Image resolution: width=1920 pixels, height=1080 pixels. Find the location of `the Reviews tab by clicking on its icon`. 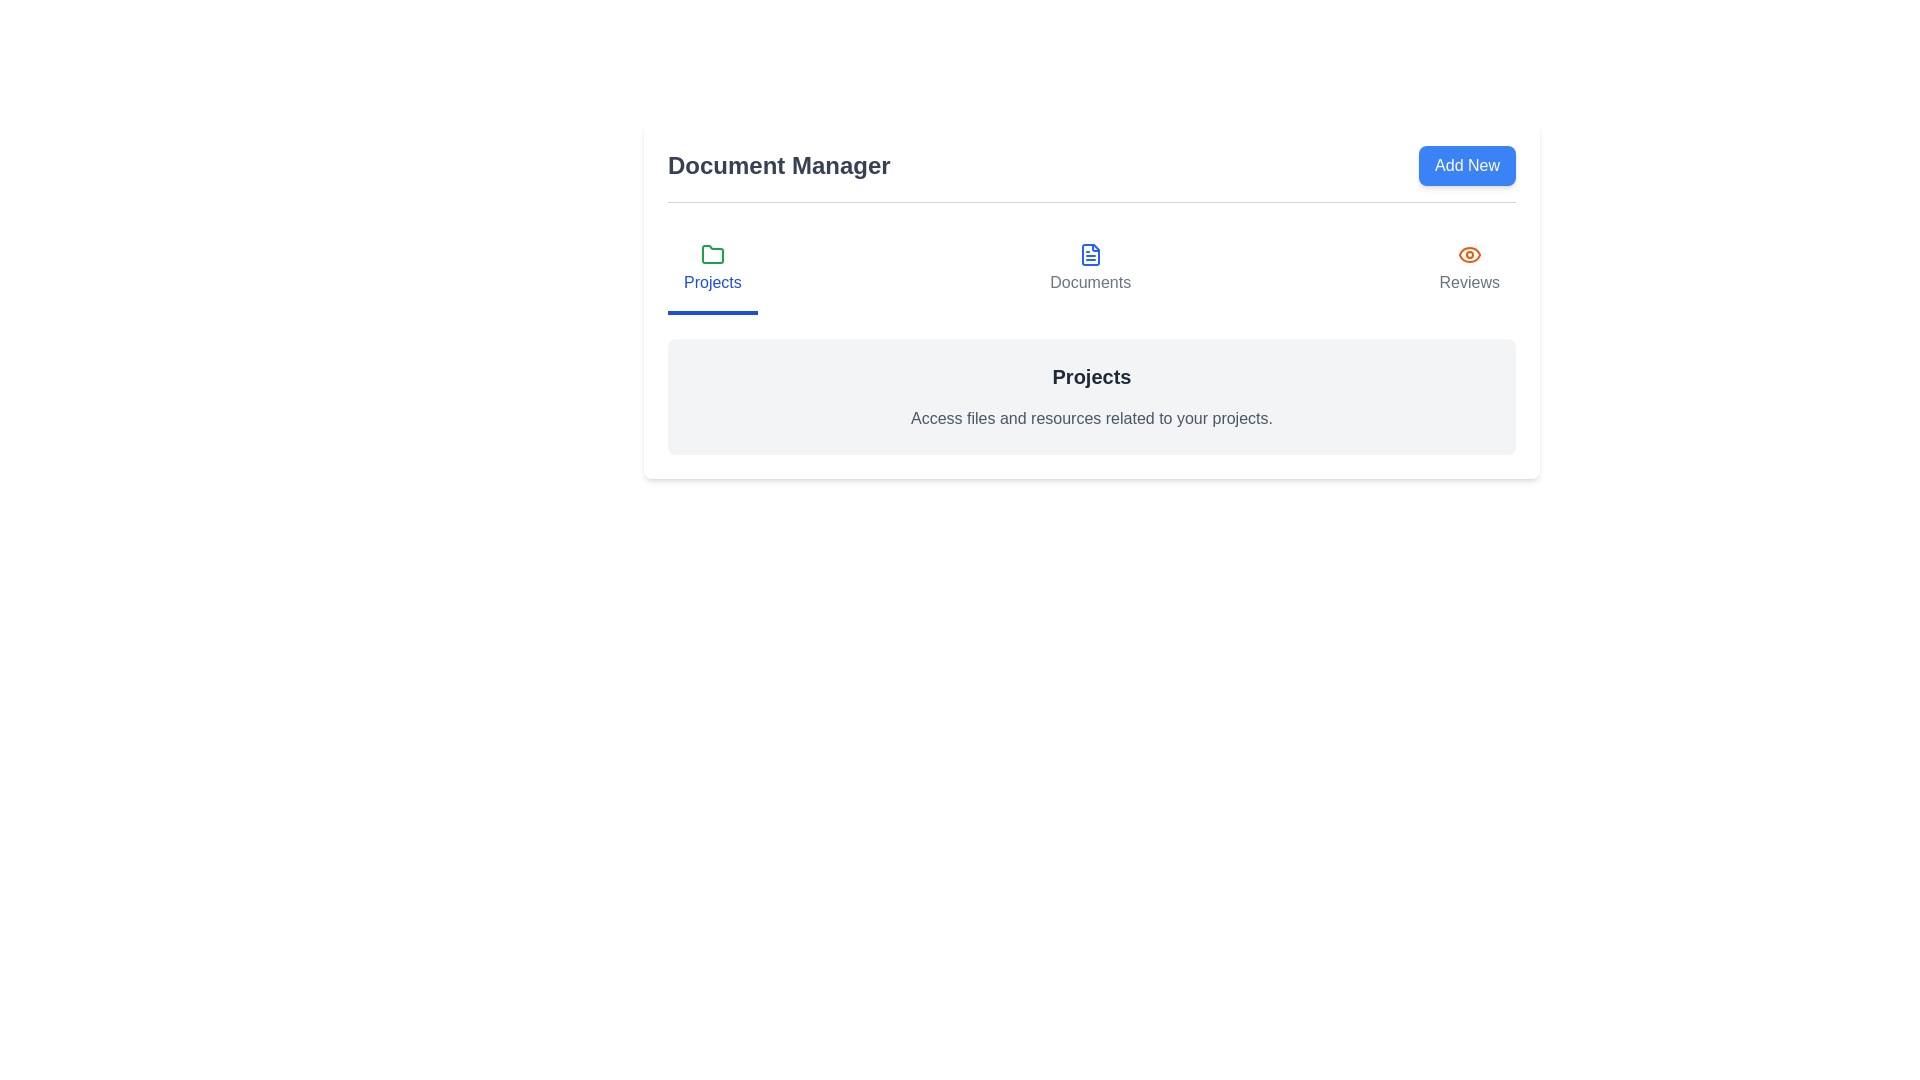

the Reviews tab by clicking on its icon is located at coordinates (1468, 270).